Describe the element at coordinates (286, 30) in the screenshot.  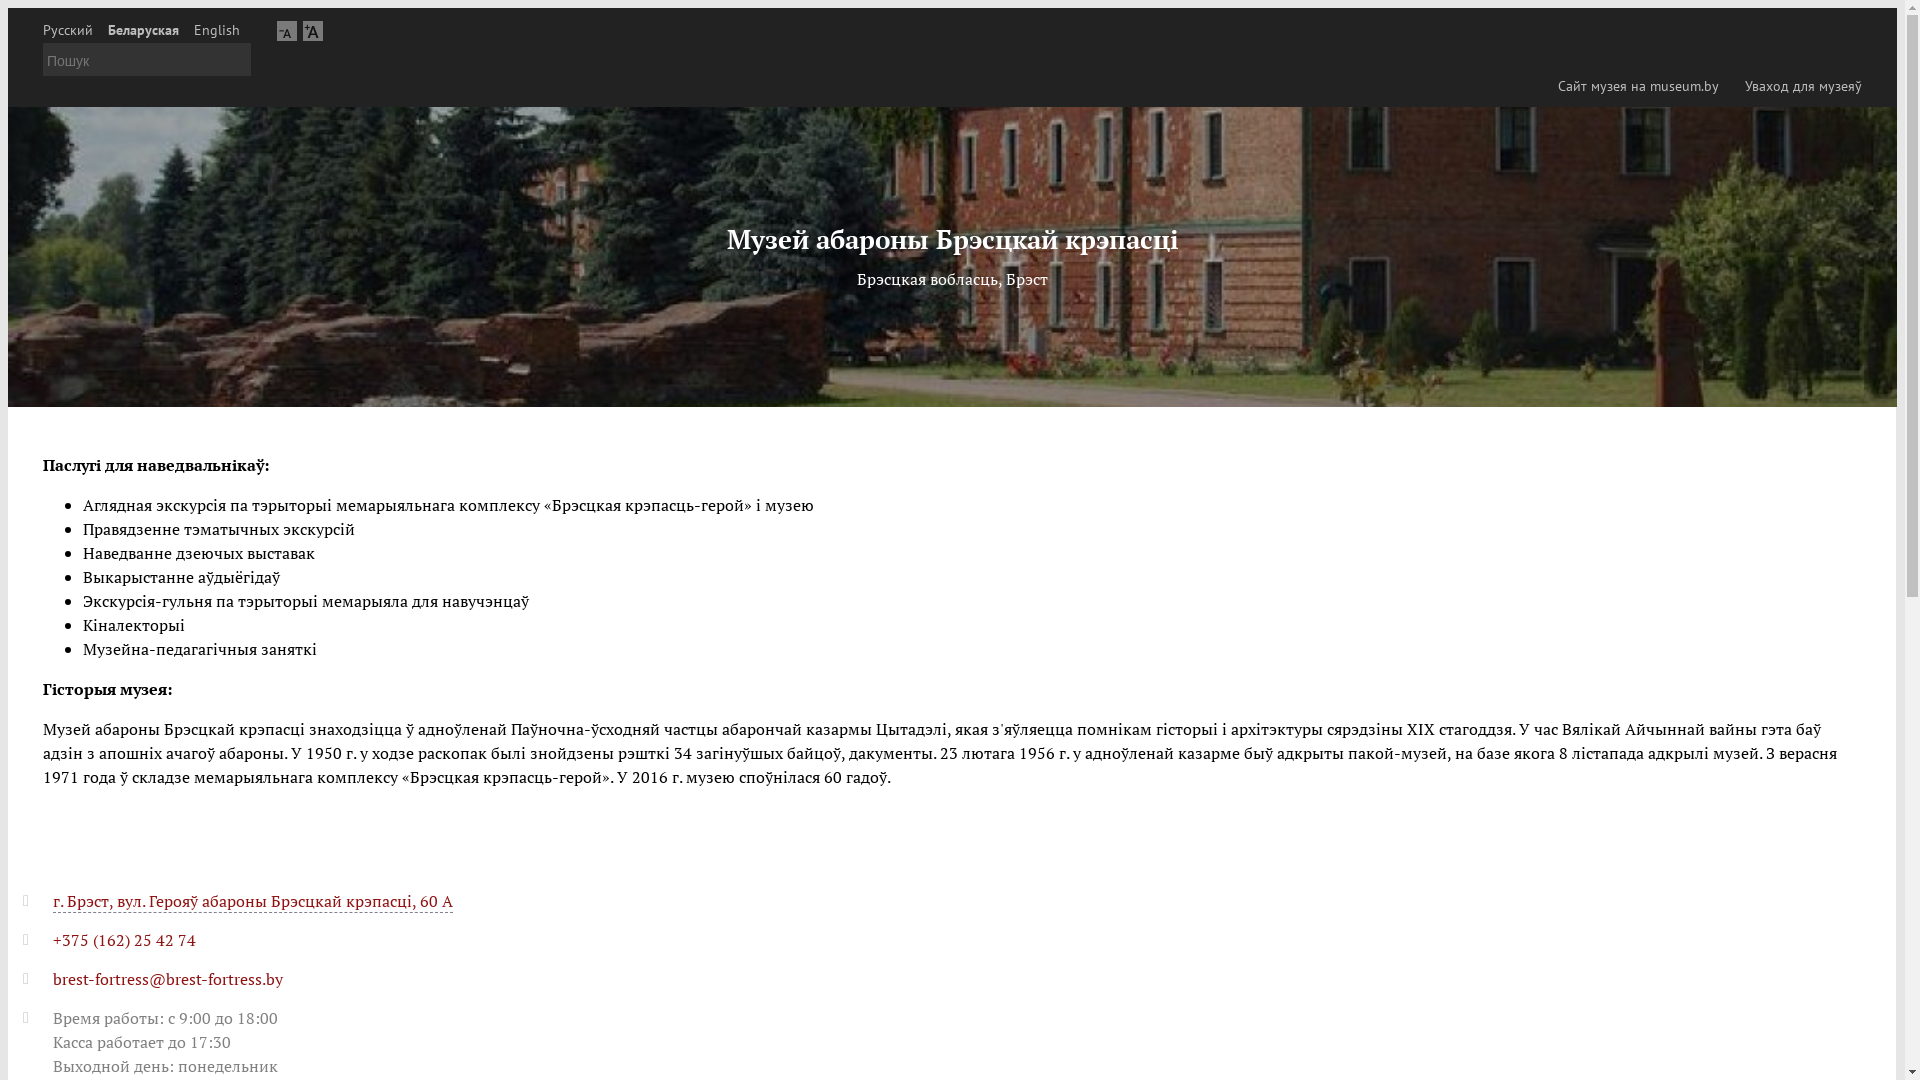
I see `'A'` at that location.